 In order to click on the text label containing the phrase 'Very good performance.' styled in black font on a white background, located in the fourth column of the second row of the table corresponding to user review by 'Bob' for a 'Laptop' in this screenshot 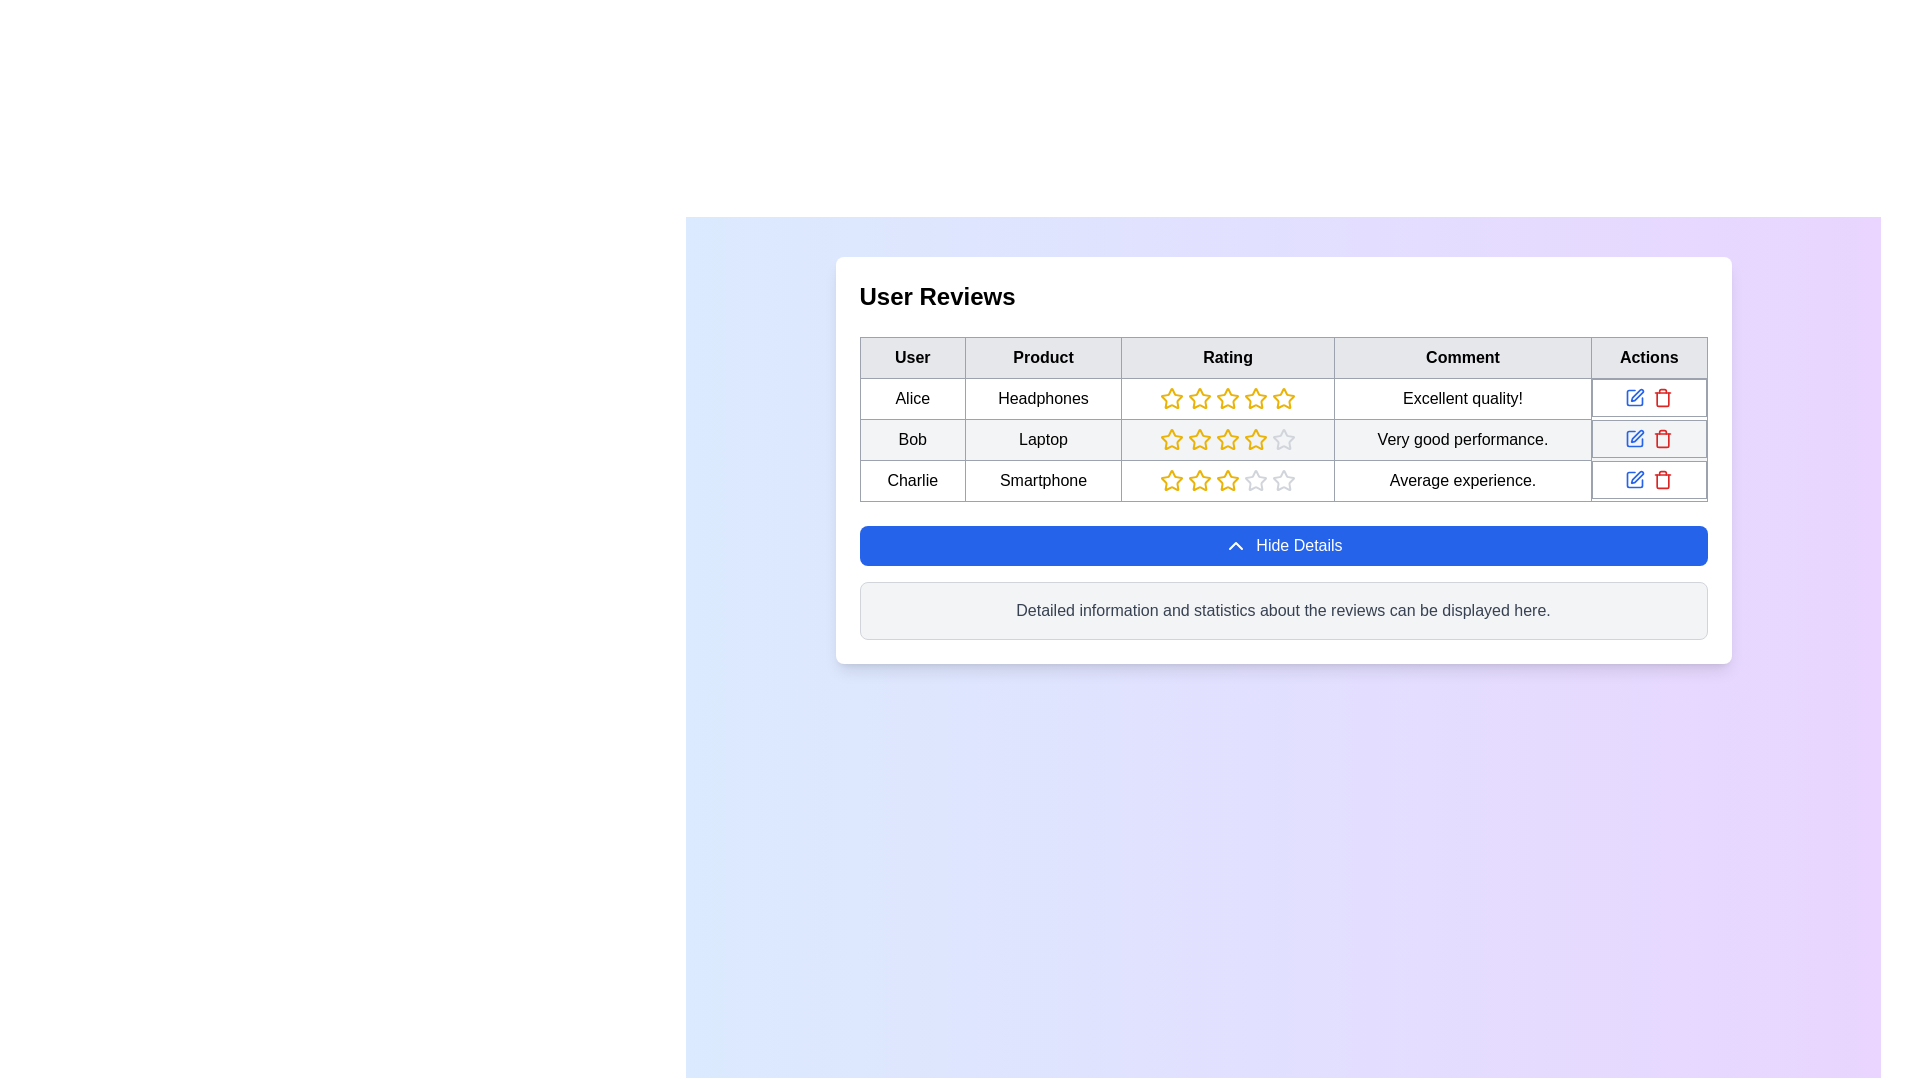, I will do `click(1463, 438)`.